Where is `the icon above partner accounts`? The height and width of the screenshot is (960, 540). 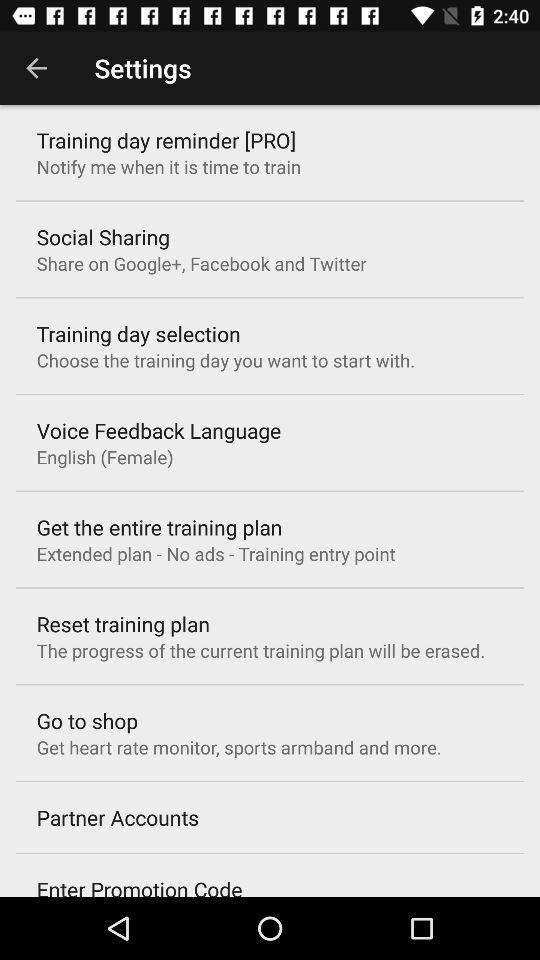
the icon above partner accounts is located at coordinates (239, 746).